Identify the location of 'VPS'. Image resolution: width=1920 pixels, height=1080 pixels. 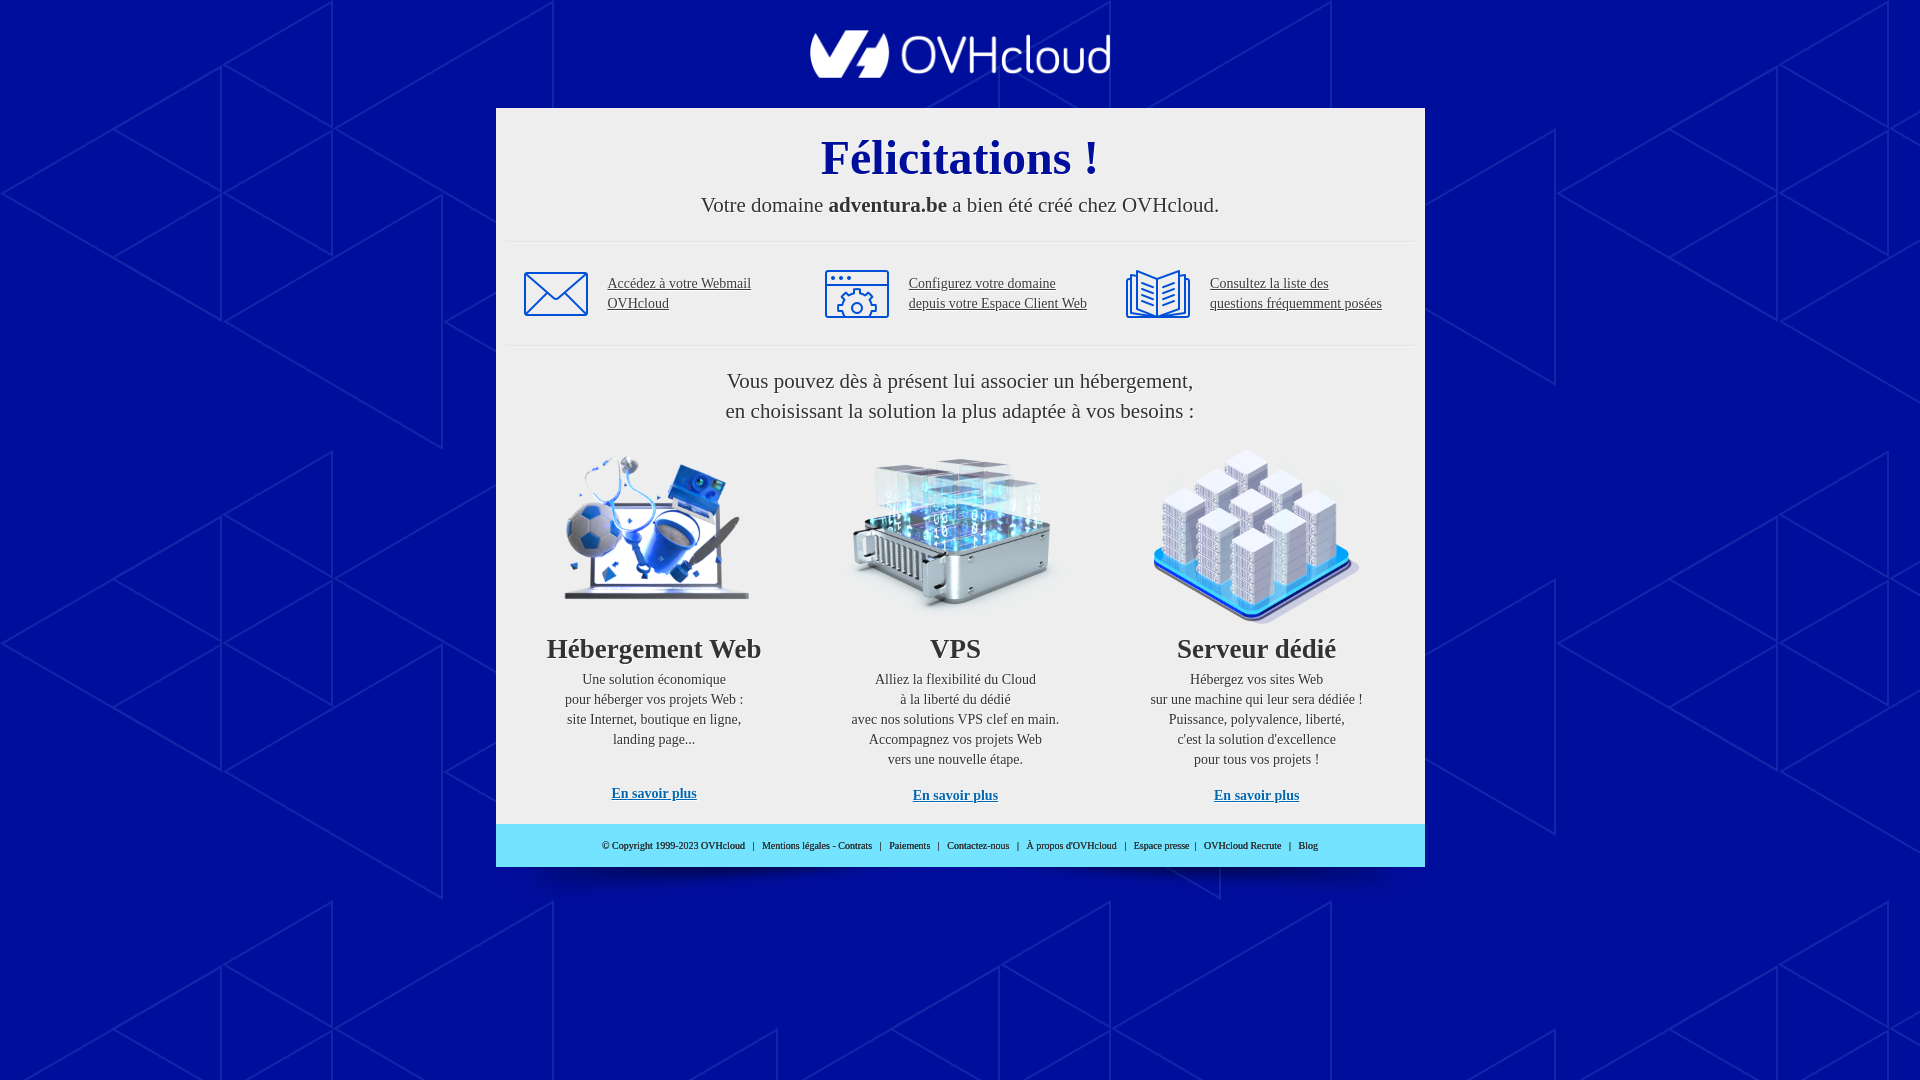
(954, 618).